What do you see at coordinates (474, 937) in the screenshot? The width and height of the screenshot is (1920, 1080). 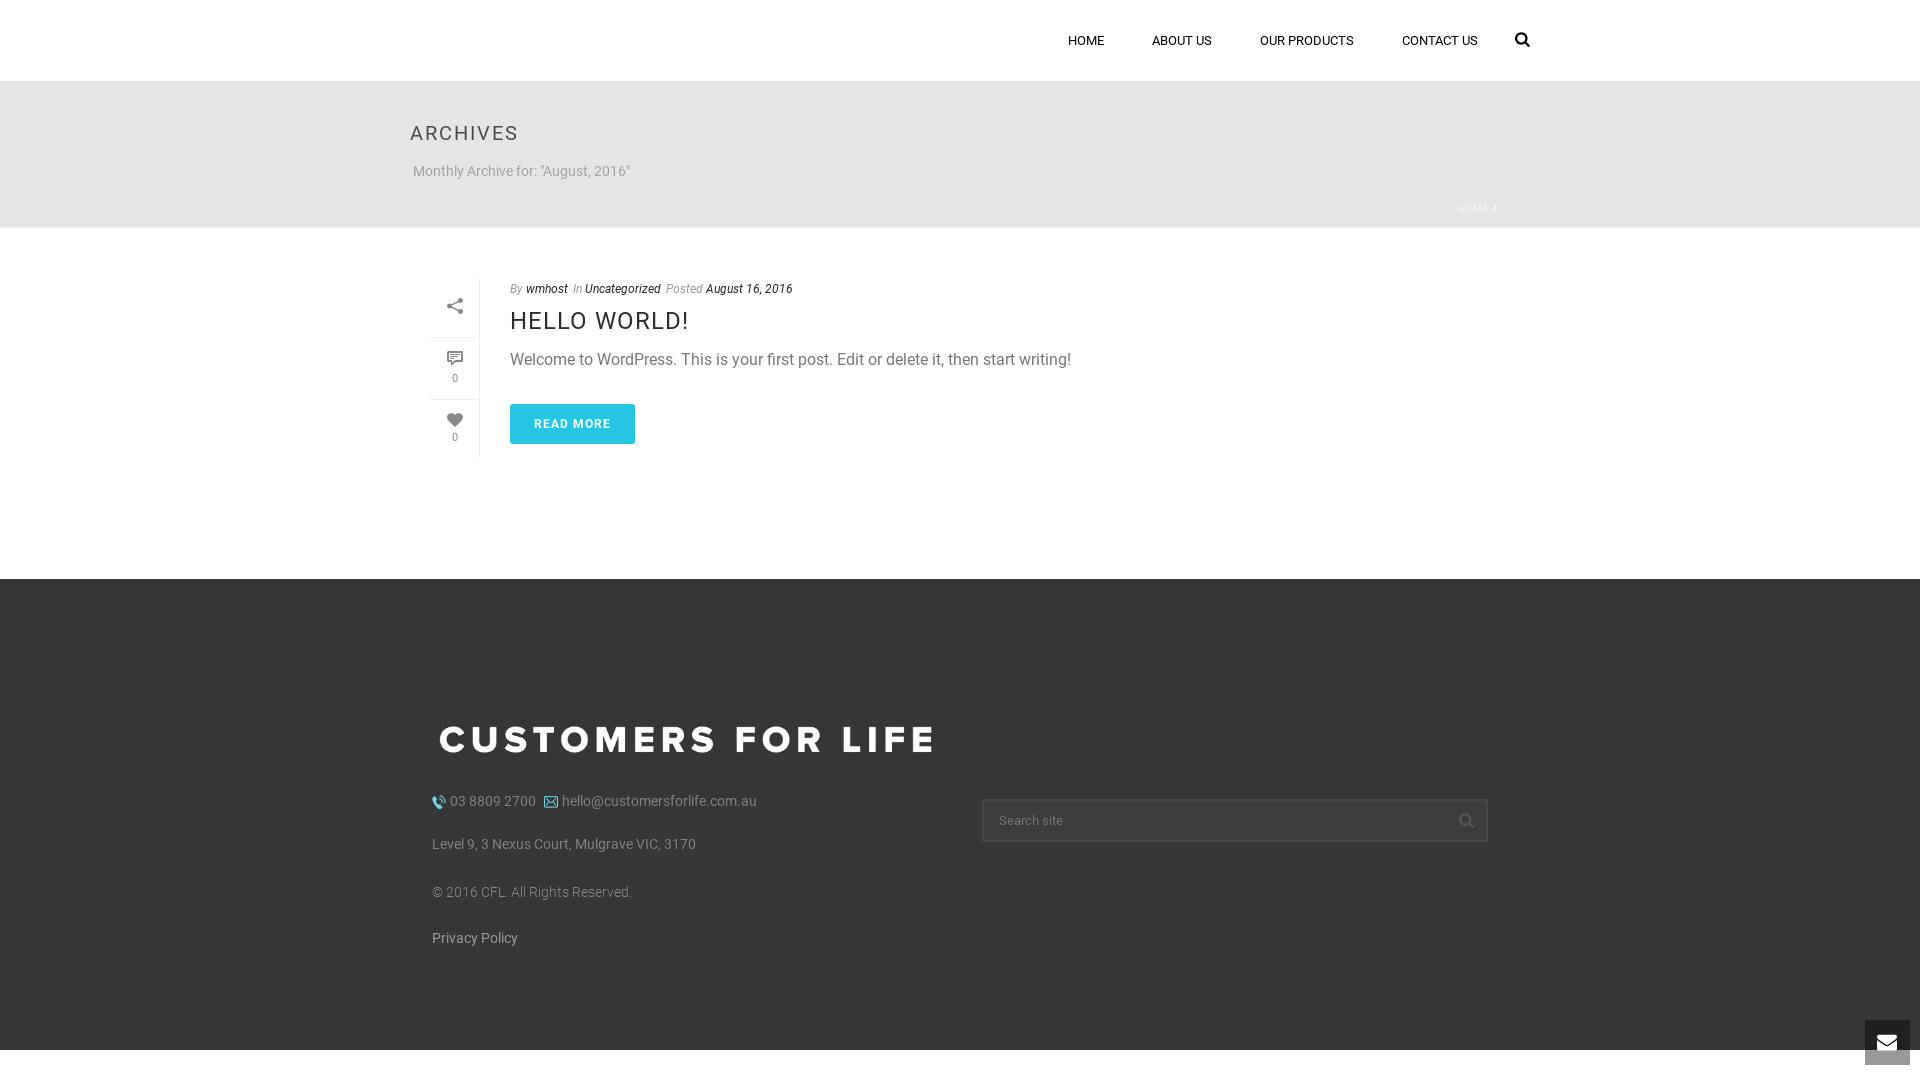 I see `'Privacy Policy'` at bounding box center [474, 937].